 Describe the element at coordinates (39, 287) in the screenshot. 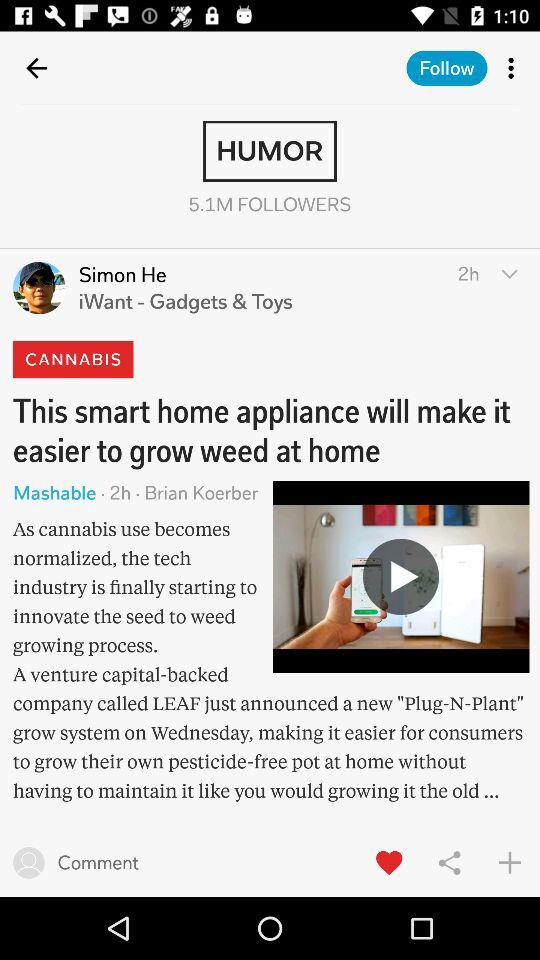

I see `the avatar icon` at that location.